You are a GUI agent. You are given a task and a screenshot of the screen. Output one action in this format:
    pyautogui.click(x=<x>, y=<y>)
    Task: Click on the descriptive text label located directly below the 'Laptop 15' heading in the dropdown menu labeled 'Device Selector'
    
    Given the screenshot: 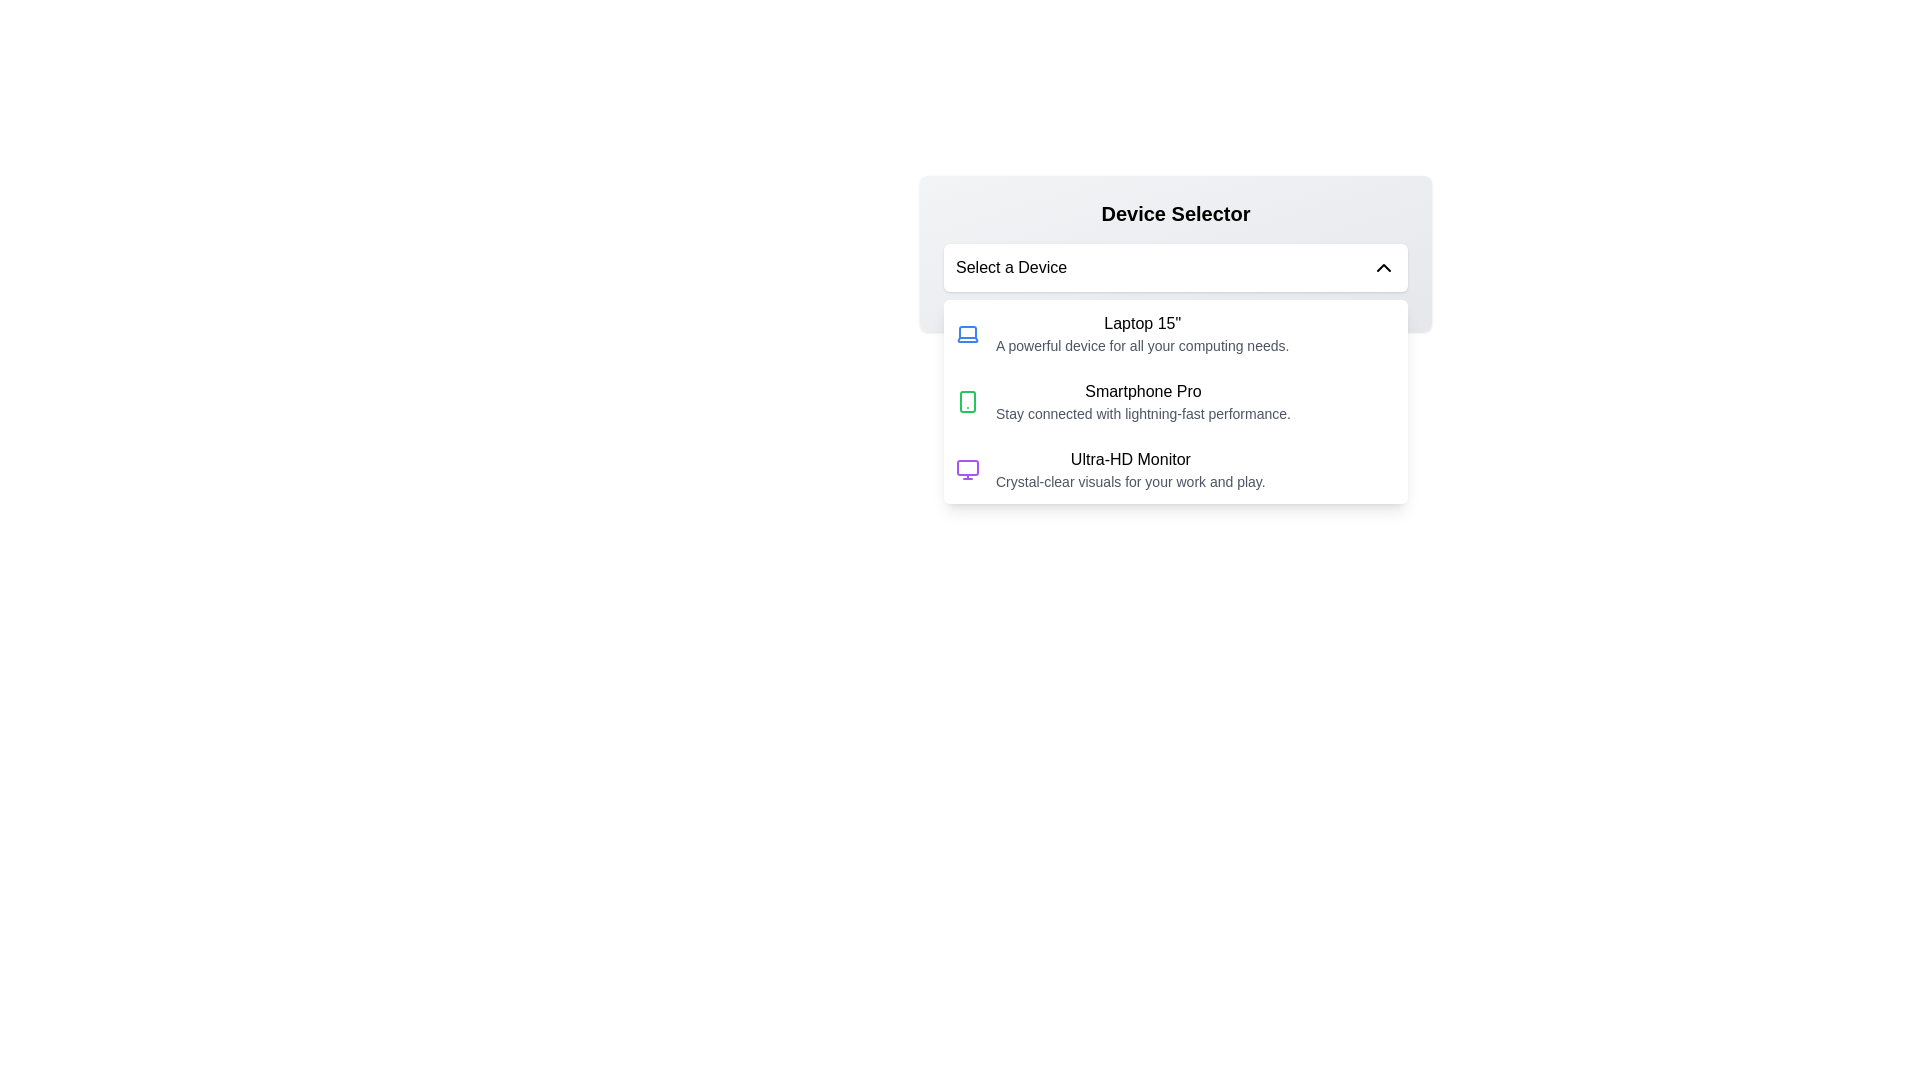 What is the action you would take?
    pyautogui.click(x=1142, y=345)
    